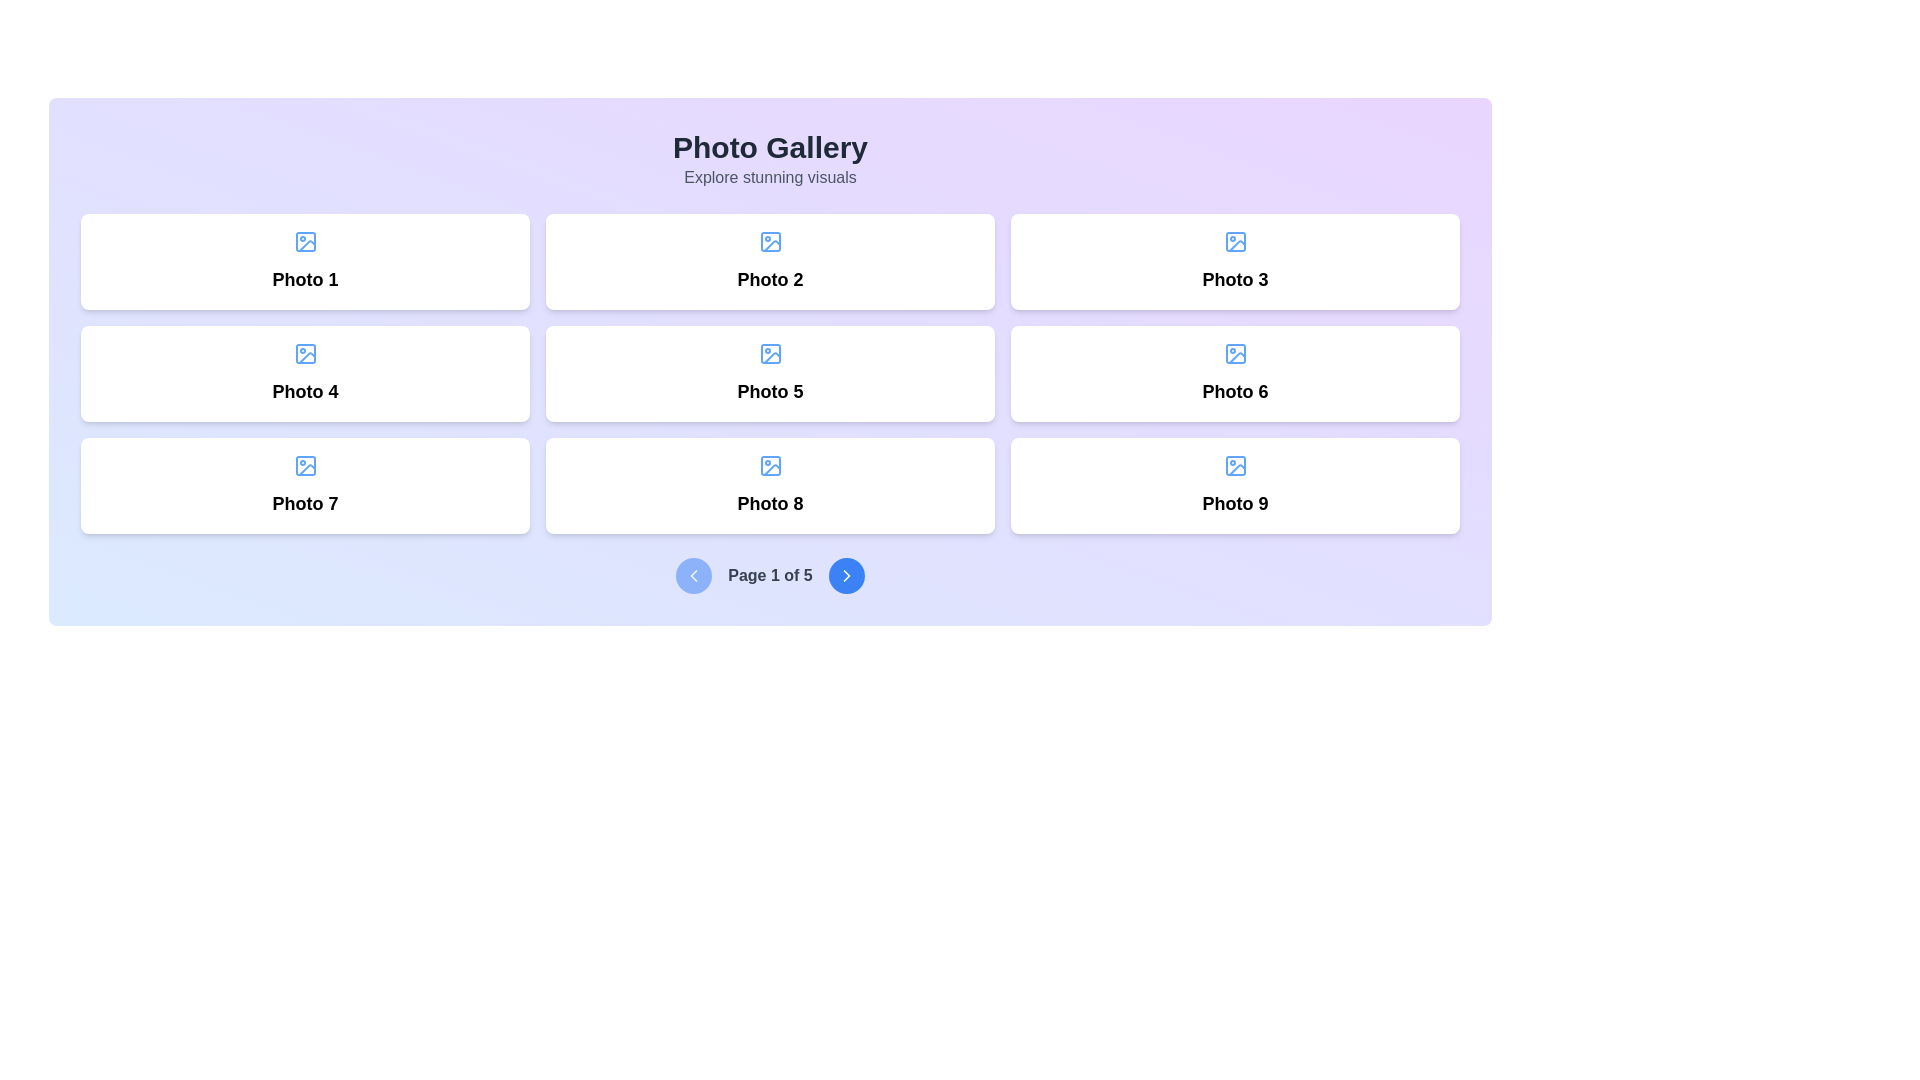 The image size is (1920, 1080). What do you see at coordinates (769, 146) in the screenshot?
I see `the prominent text label 'Photo Gallery' which is styled in a bold, large, sans-serif font against a light purple background` at bounding box center [769, 146].